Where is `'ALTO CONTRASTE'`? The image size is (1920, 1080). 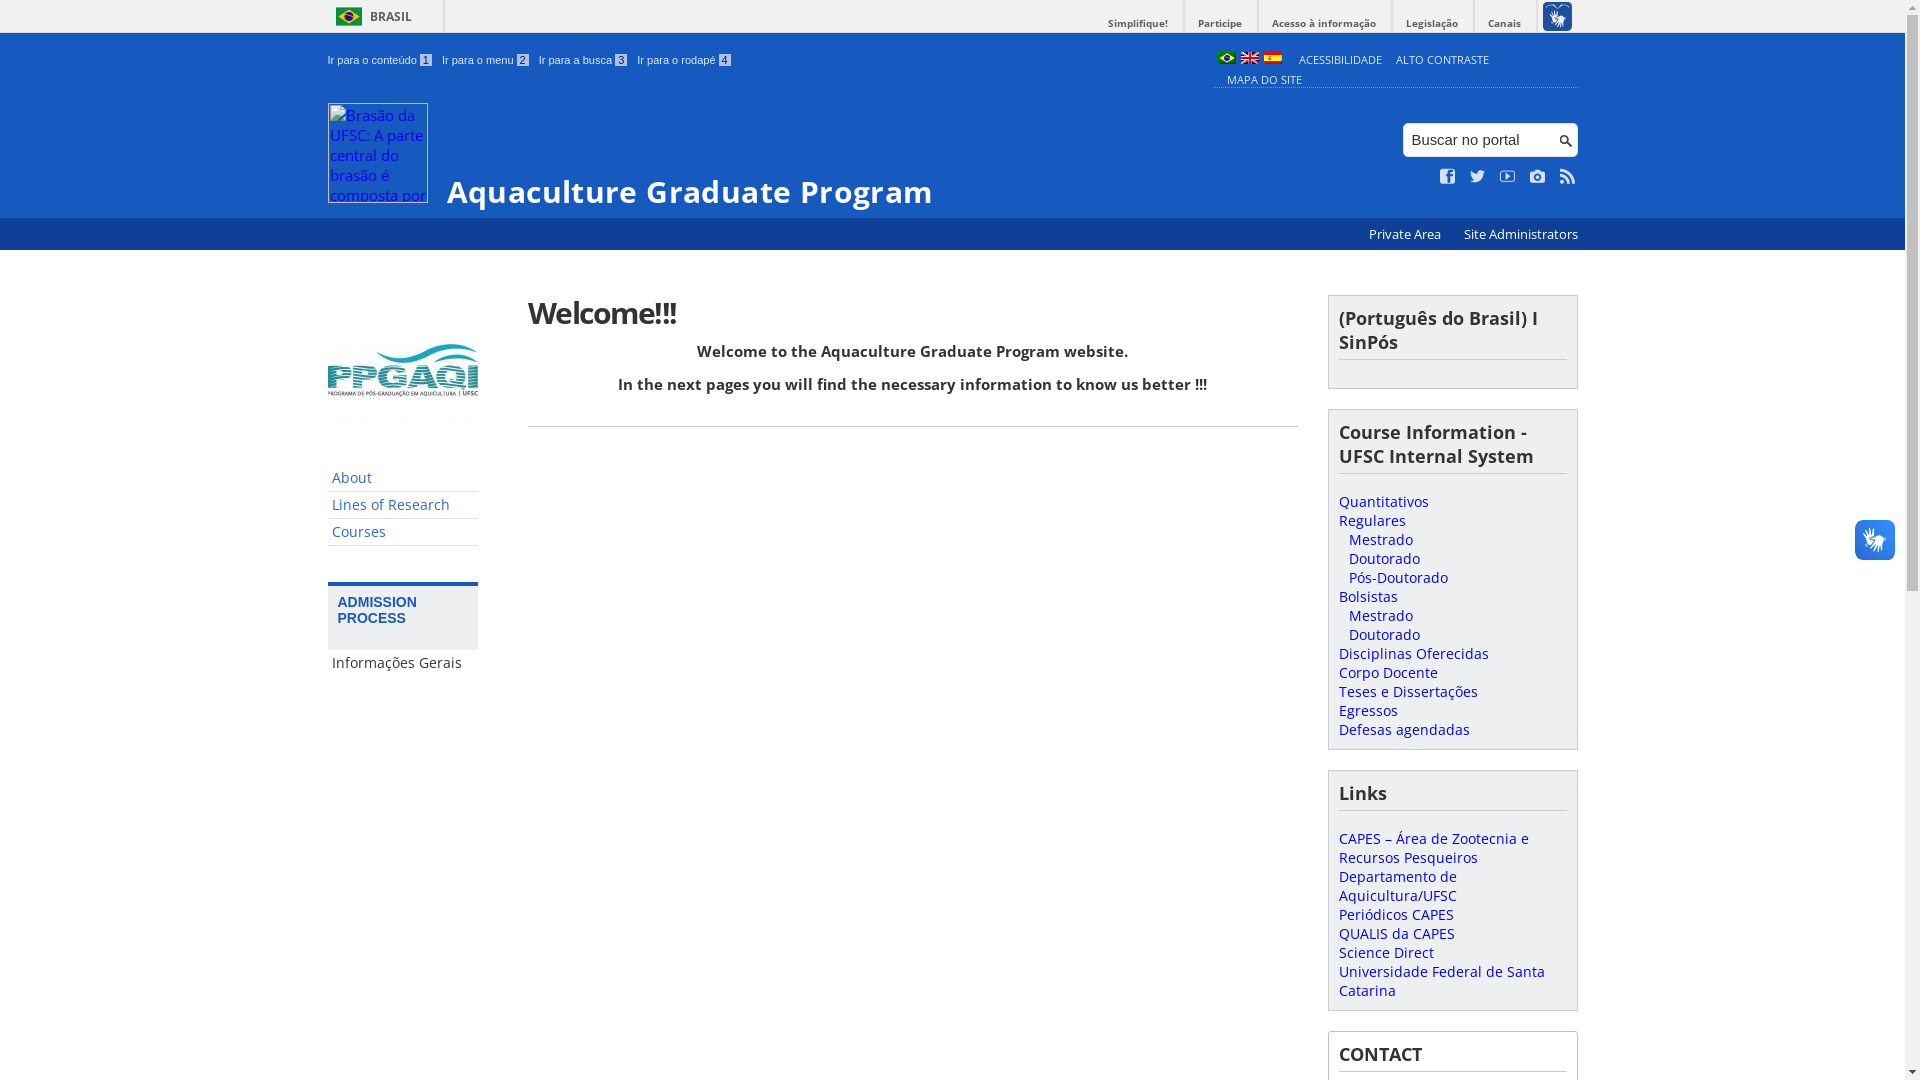
'ALTO CONTRASTE' is located at coordinates (1442, 58).